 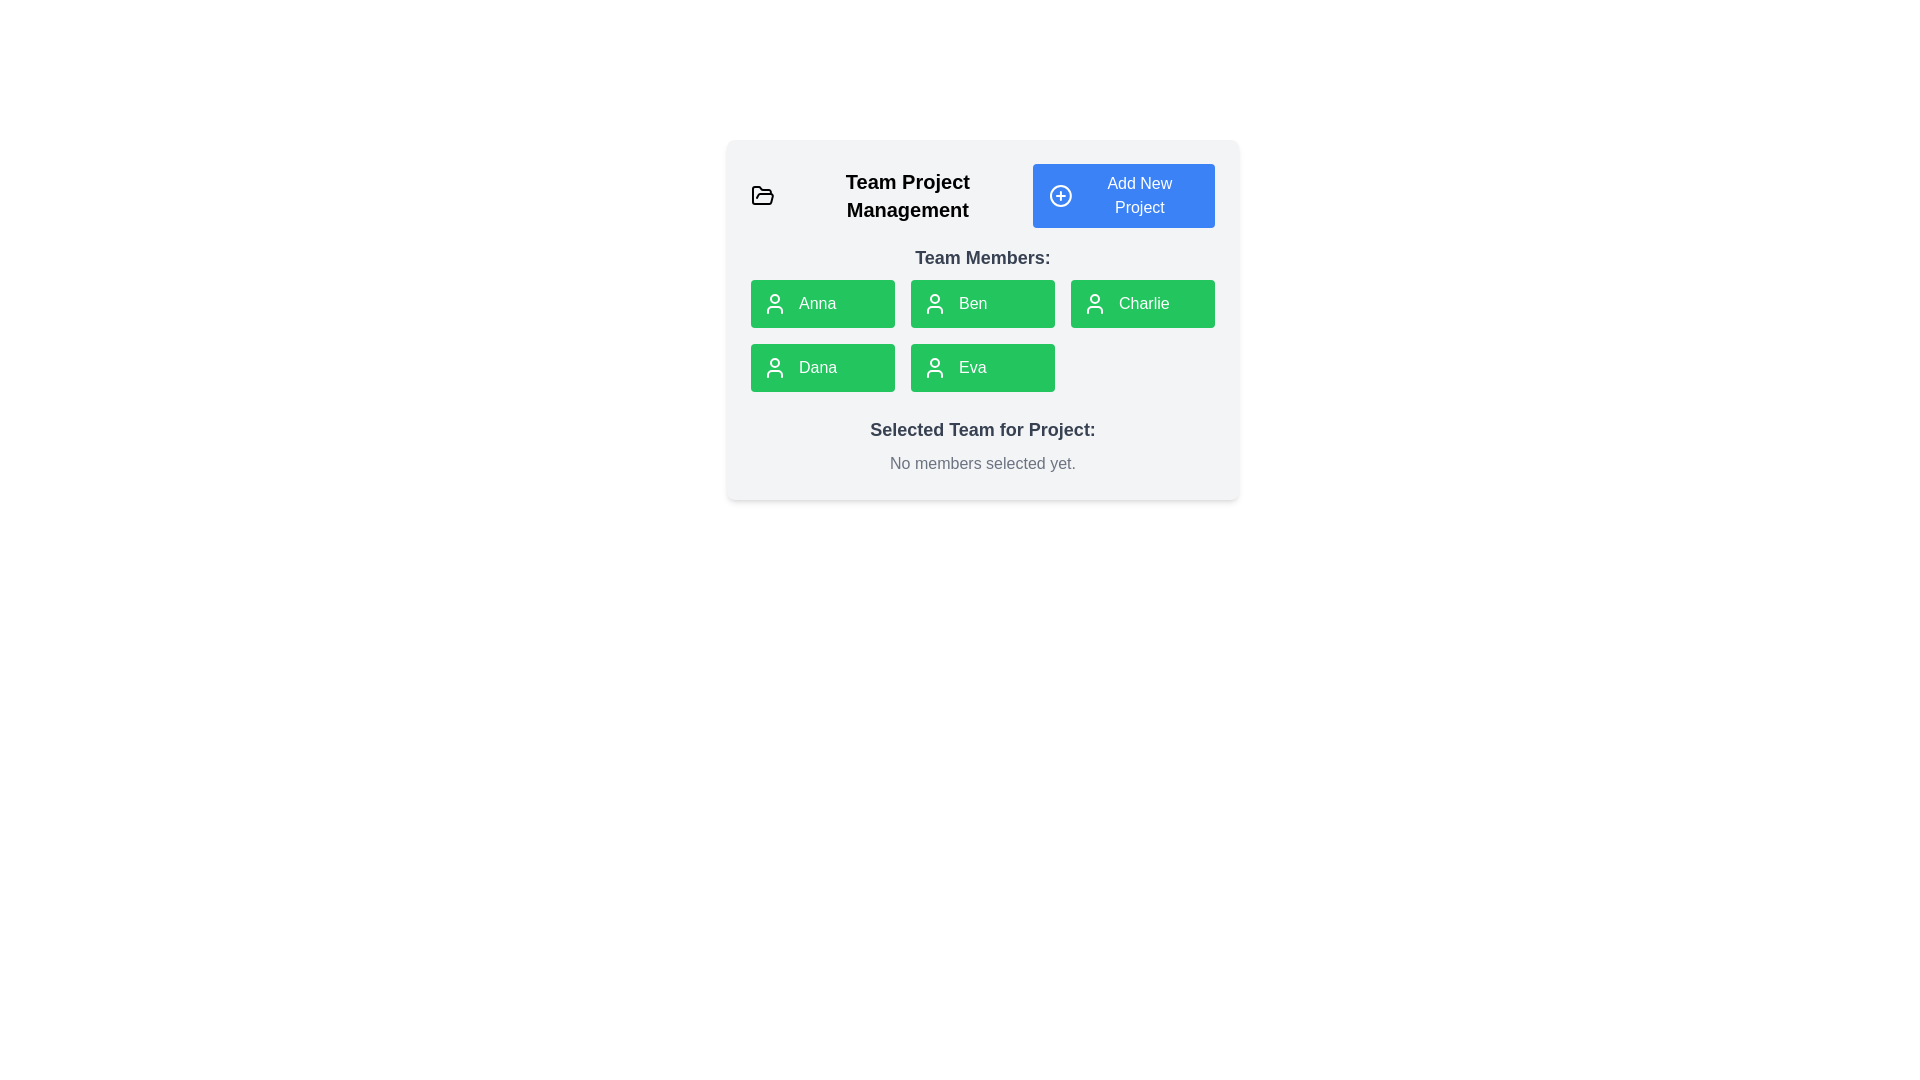 What do you see at coordinates (983, 428) in the screenshot?
I see `the text label displaying 'Selected Team for Project:'` at bounding box center [983, 428].